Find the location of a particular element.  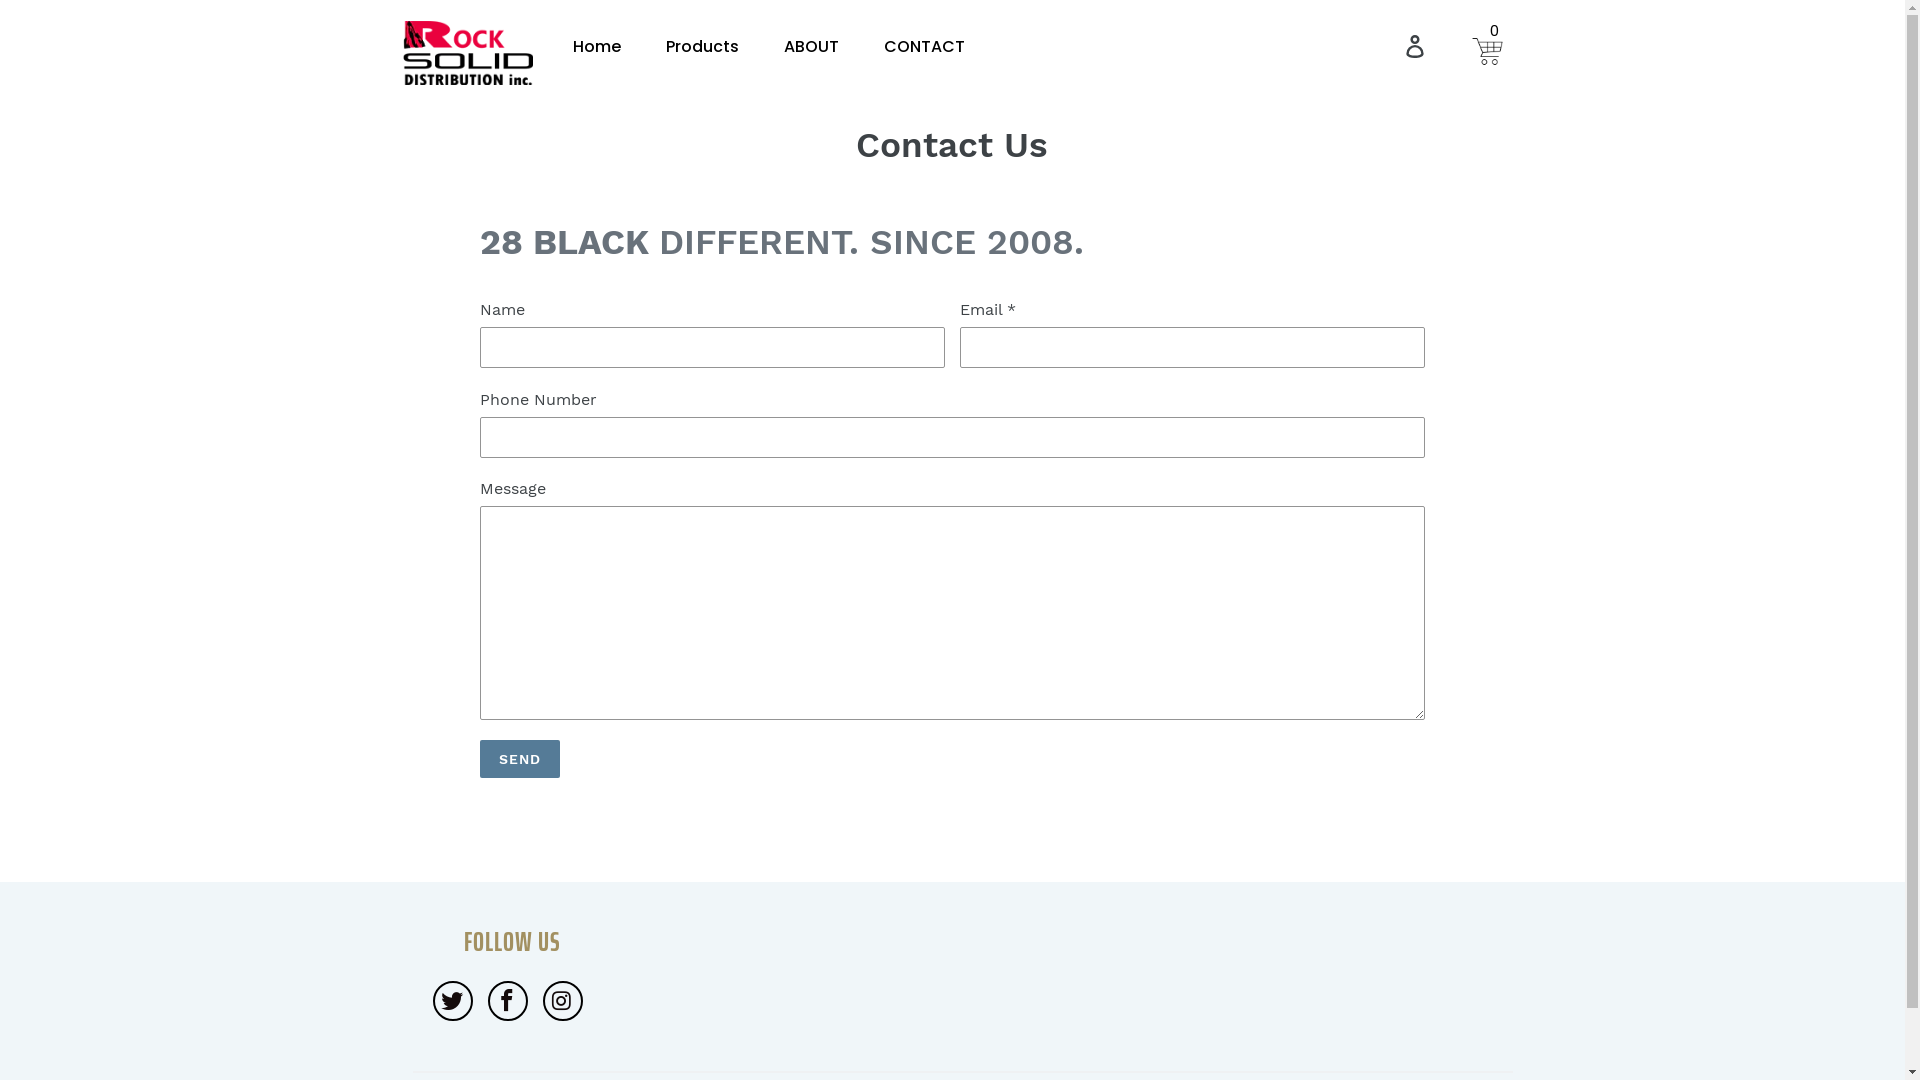

'0' is located at coordinates (1487, 45).